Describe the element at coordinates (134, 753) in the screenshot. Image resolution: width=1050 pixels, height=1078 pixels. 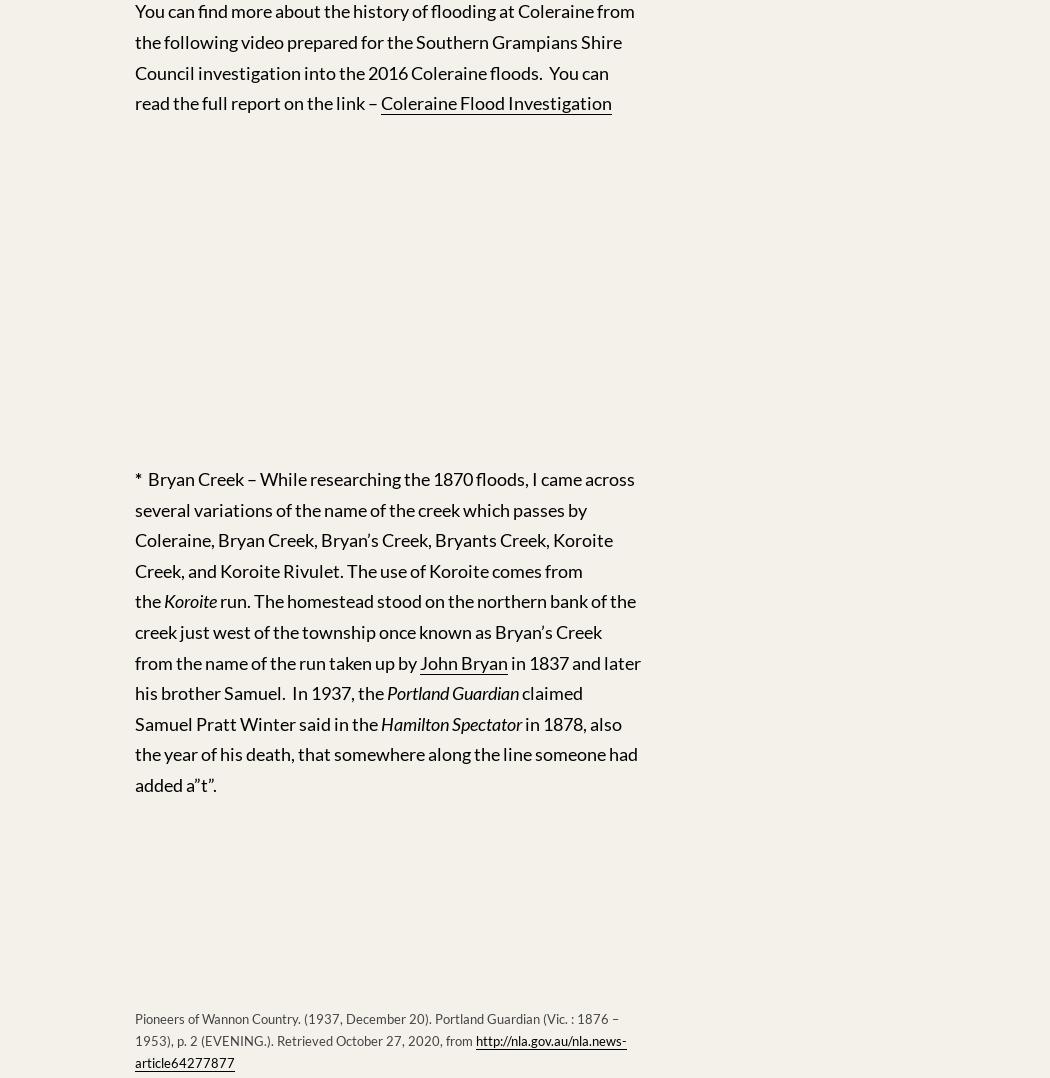
I see `'in 1878, also the year of his death, that somewhere along the line someone had added a”t”.'` at that location.